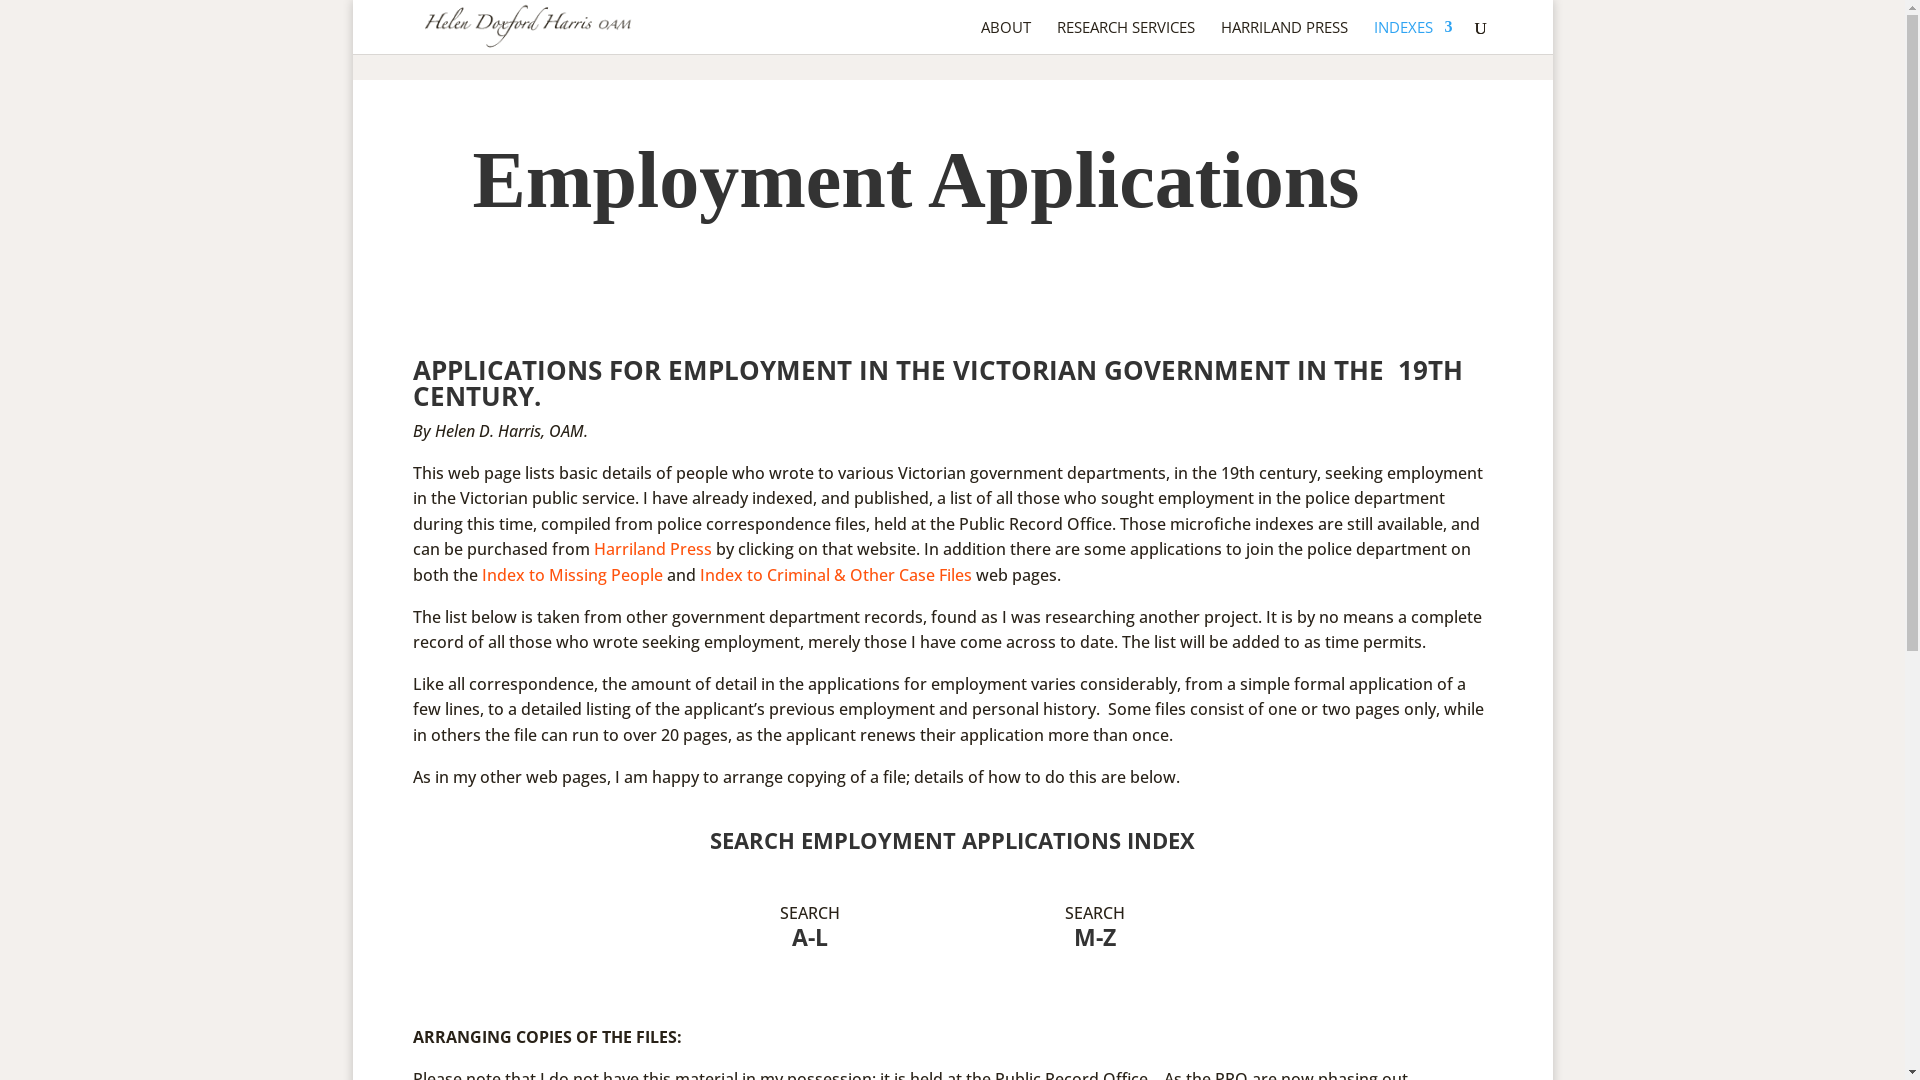  I want to click on 'RESEARCH SERVICES', so click(1124, 37).